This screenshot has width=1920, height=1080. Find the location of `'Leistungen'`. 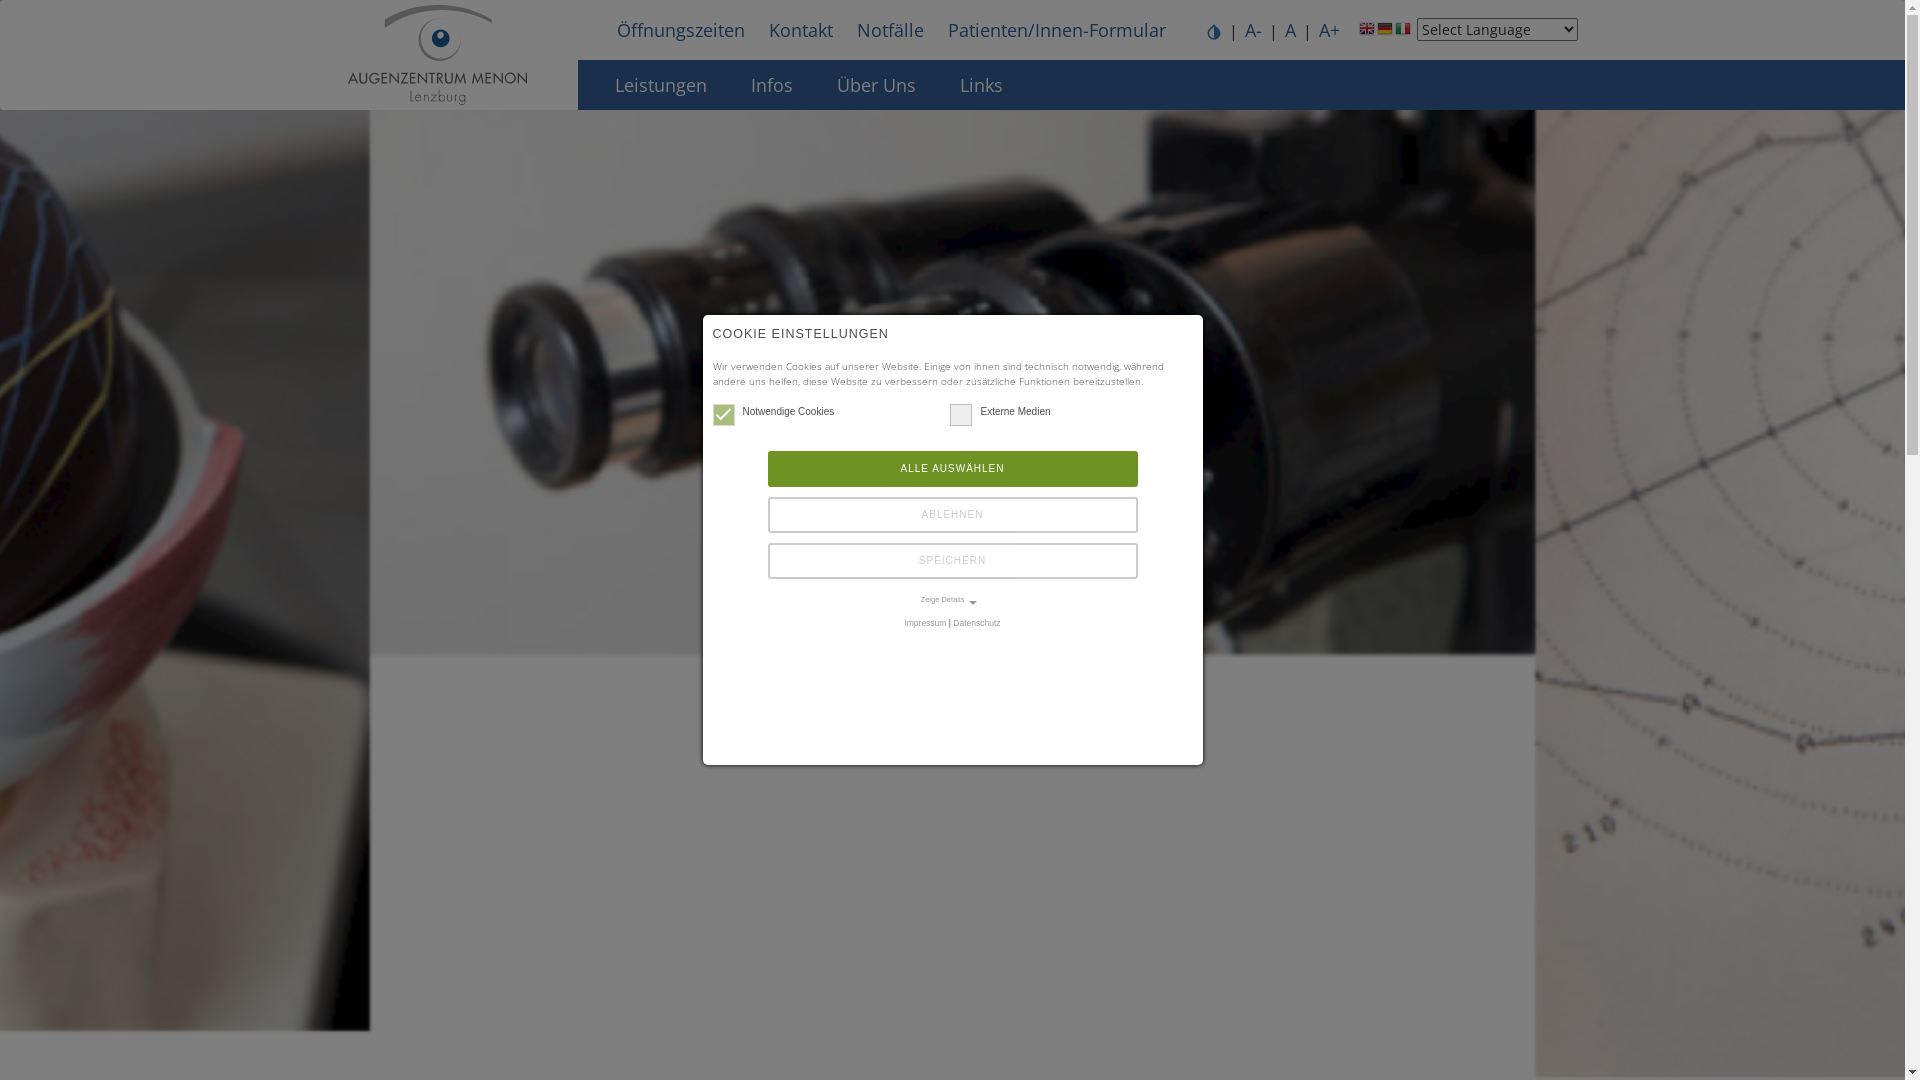

'Leistungen' is located at coordinates (660, 83).